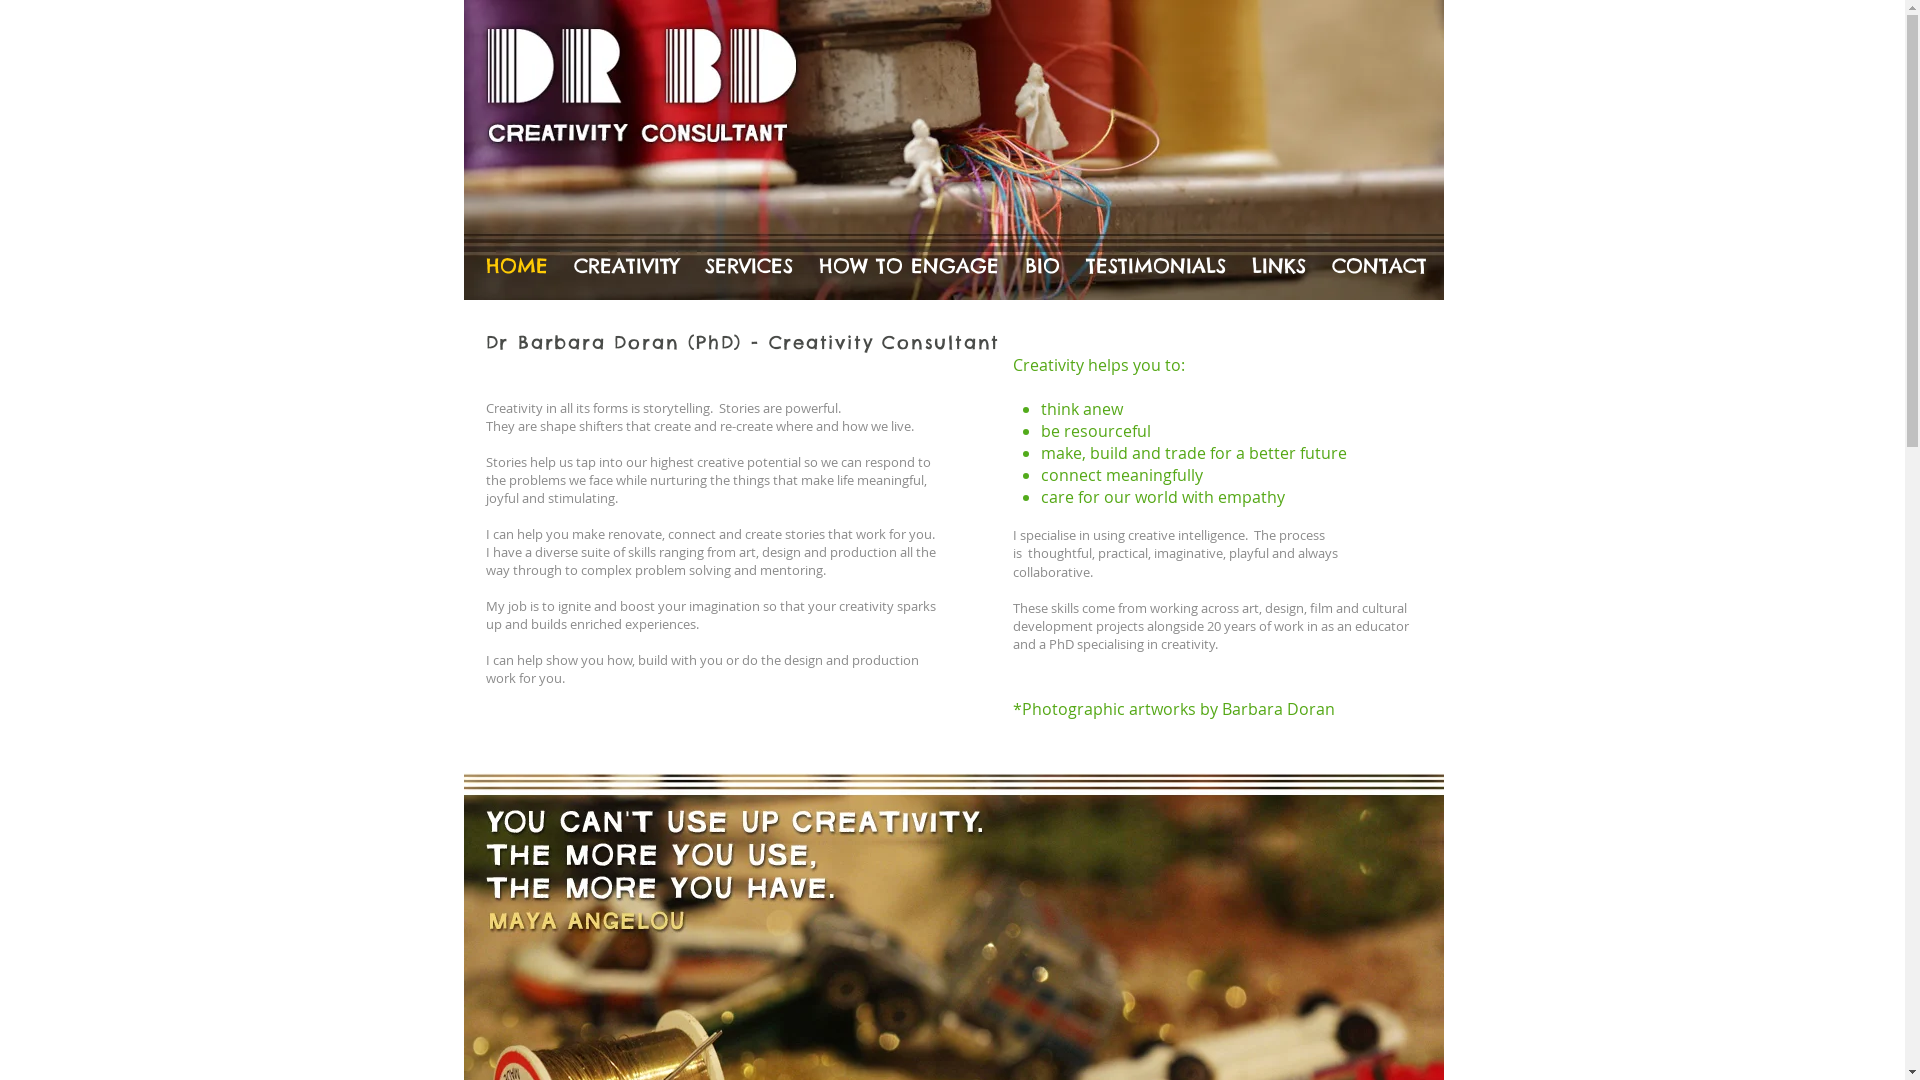 Image resolution: width=1920 pixels, height=1080 pixels. What do you see at coordinates (806, 264) in the screenshot?
I see `'HOW TO ENGAGE'` at bounding box center [806, 264].